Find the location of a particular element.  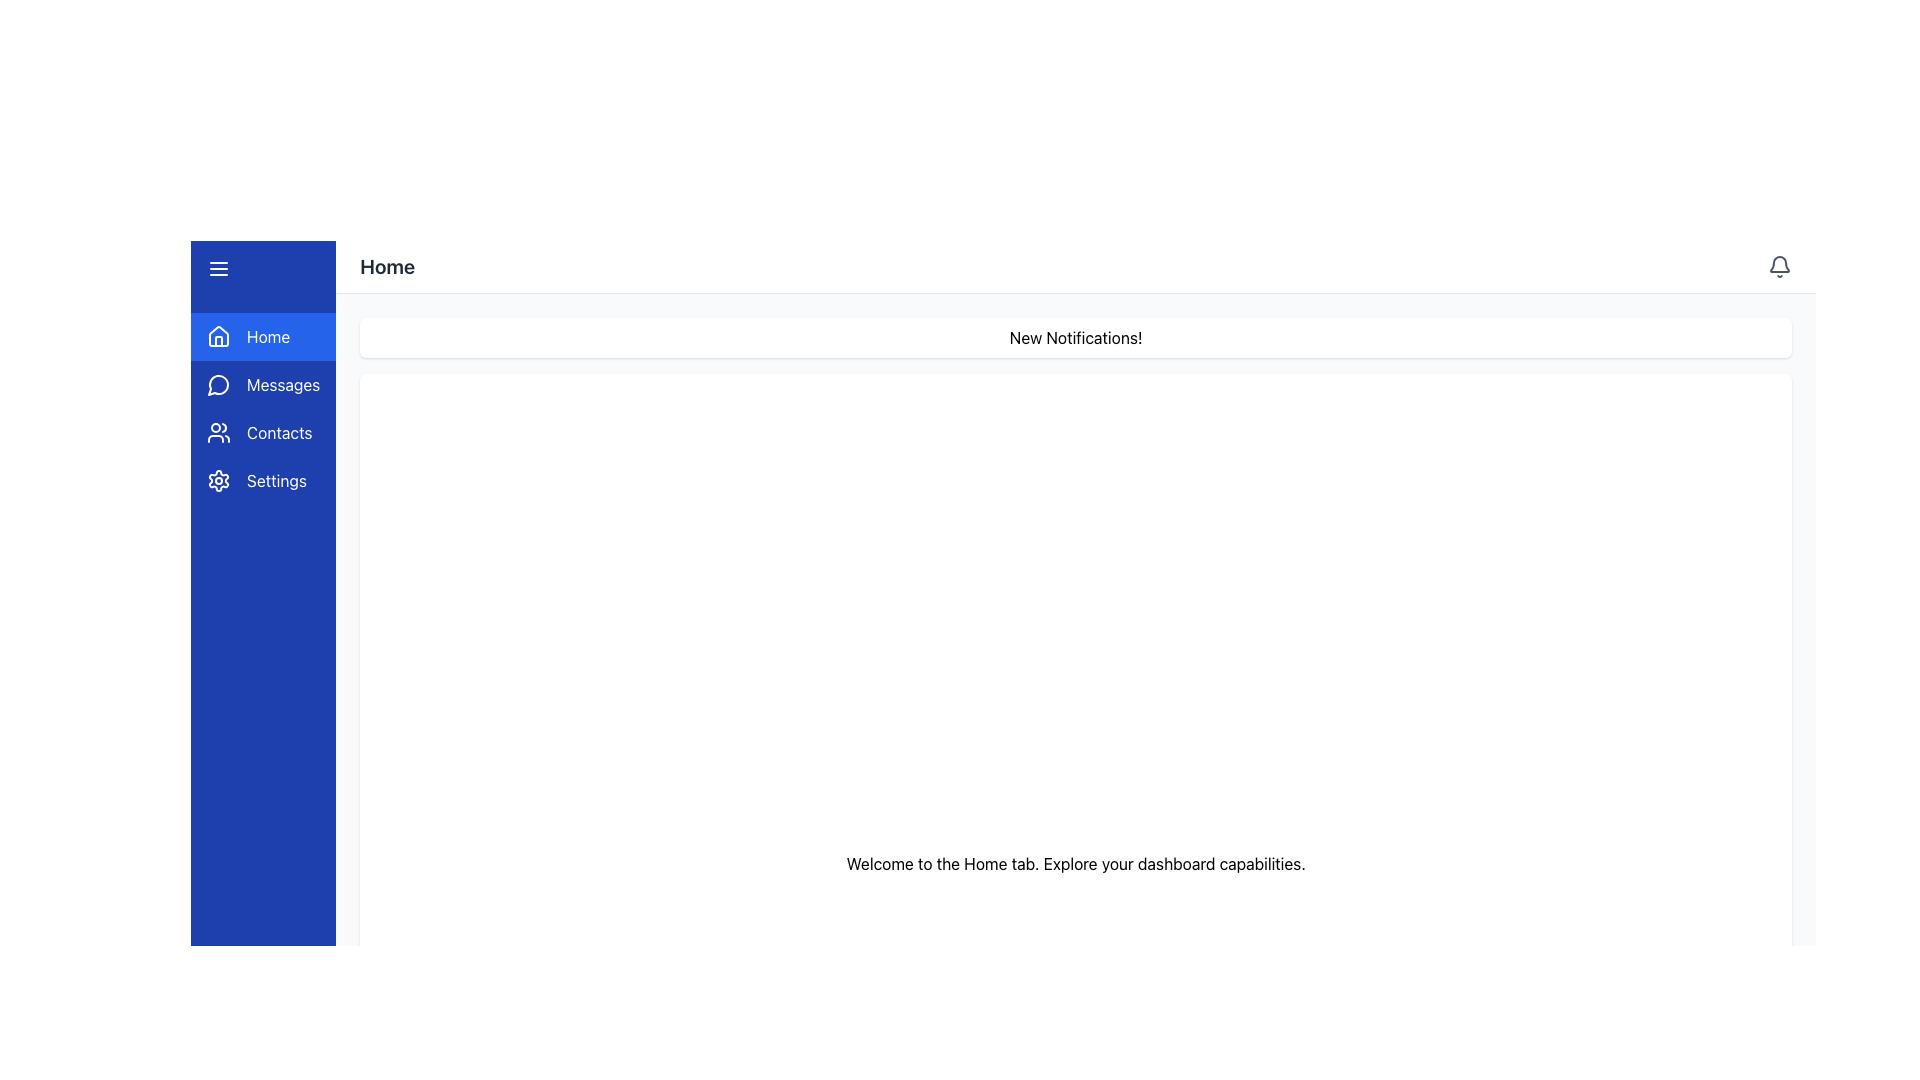

the 'Contacts' text label located in the vertical navigation bar is located at coordinates (278, 431).